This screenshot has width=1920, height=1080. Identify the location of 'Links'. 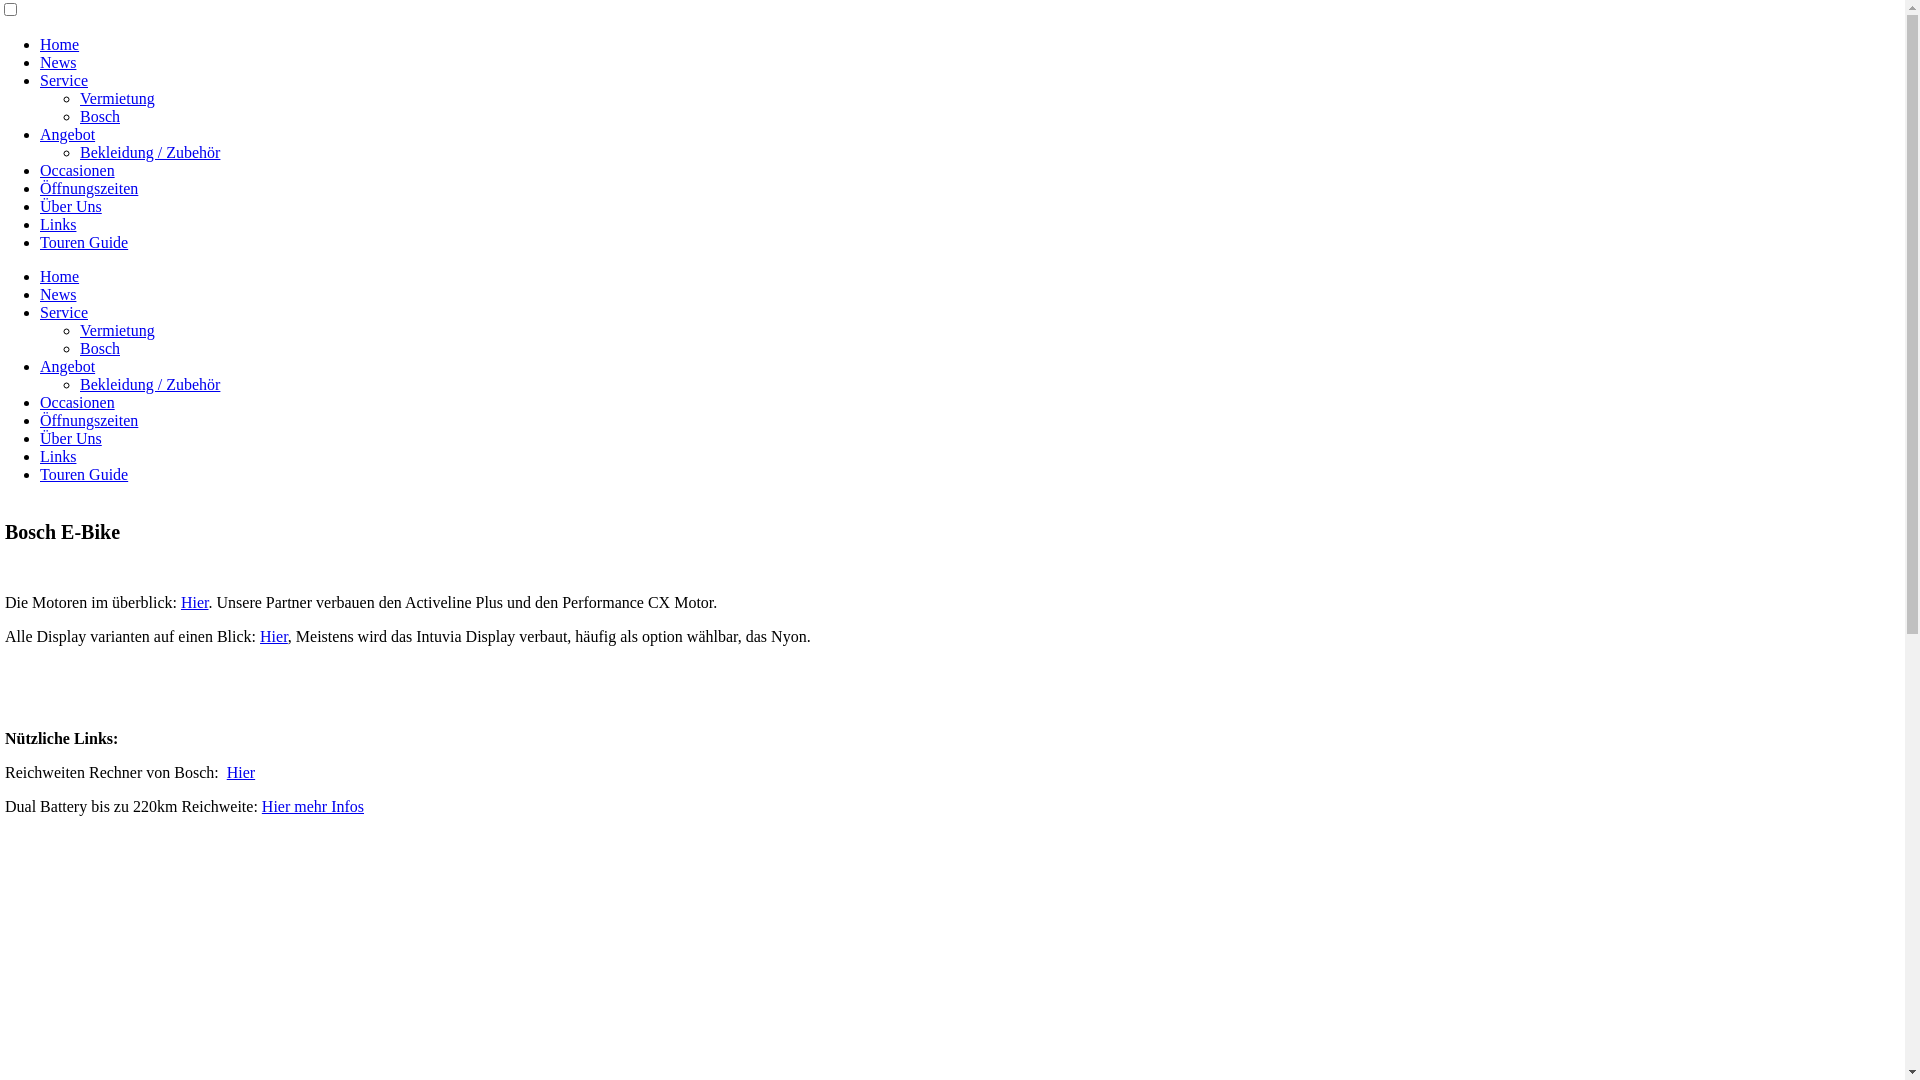
(57, 224).